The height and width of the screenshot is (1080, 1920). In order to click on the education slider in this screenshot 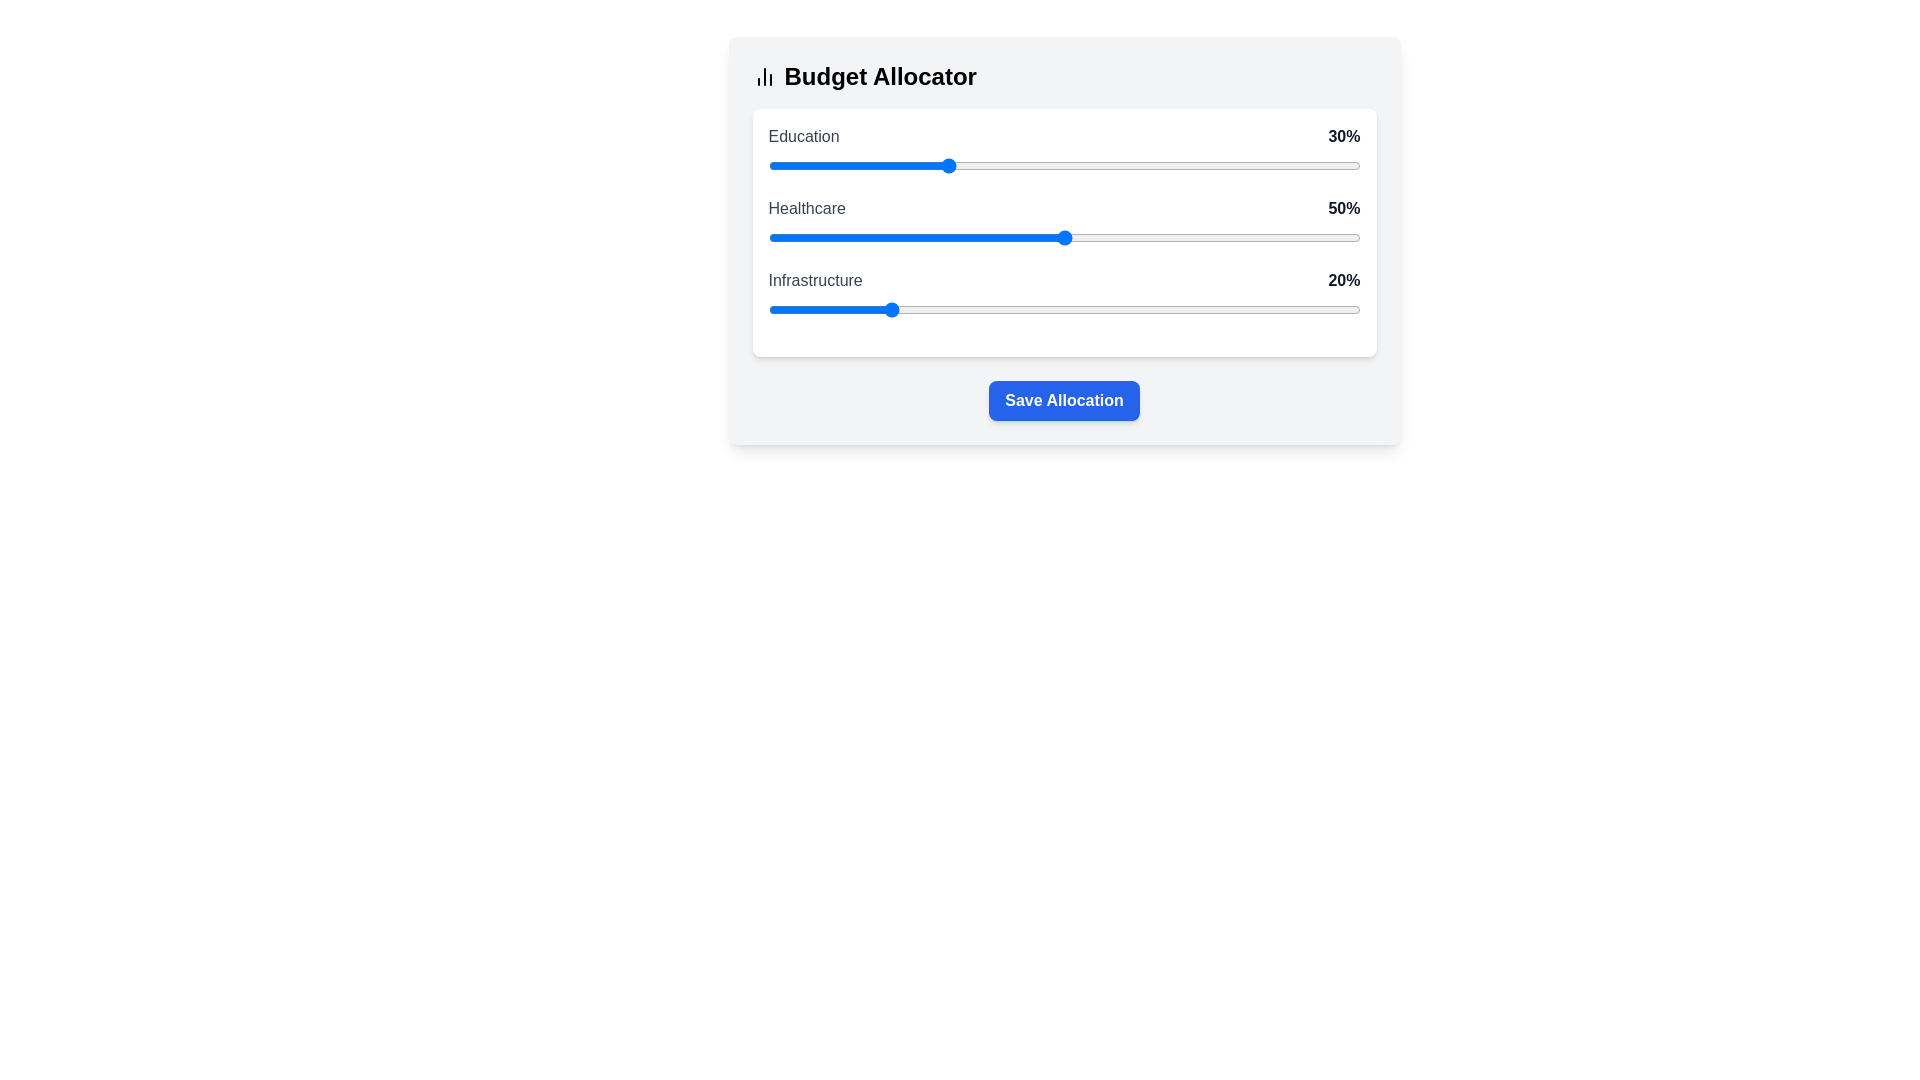, I will do `click(909, 164)`.